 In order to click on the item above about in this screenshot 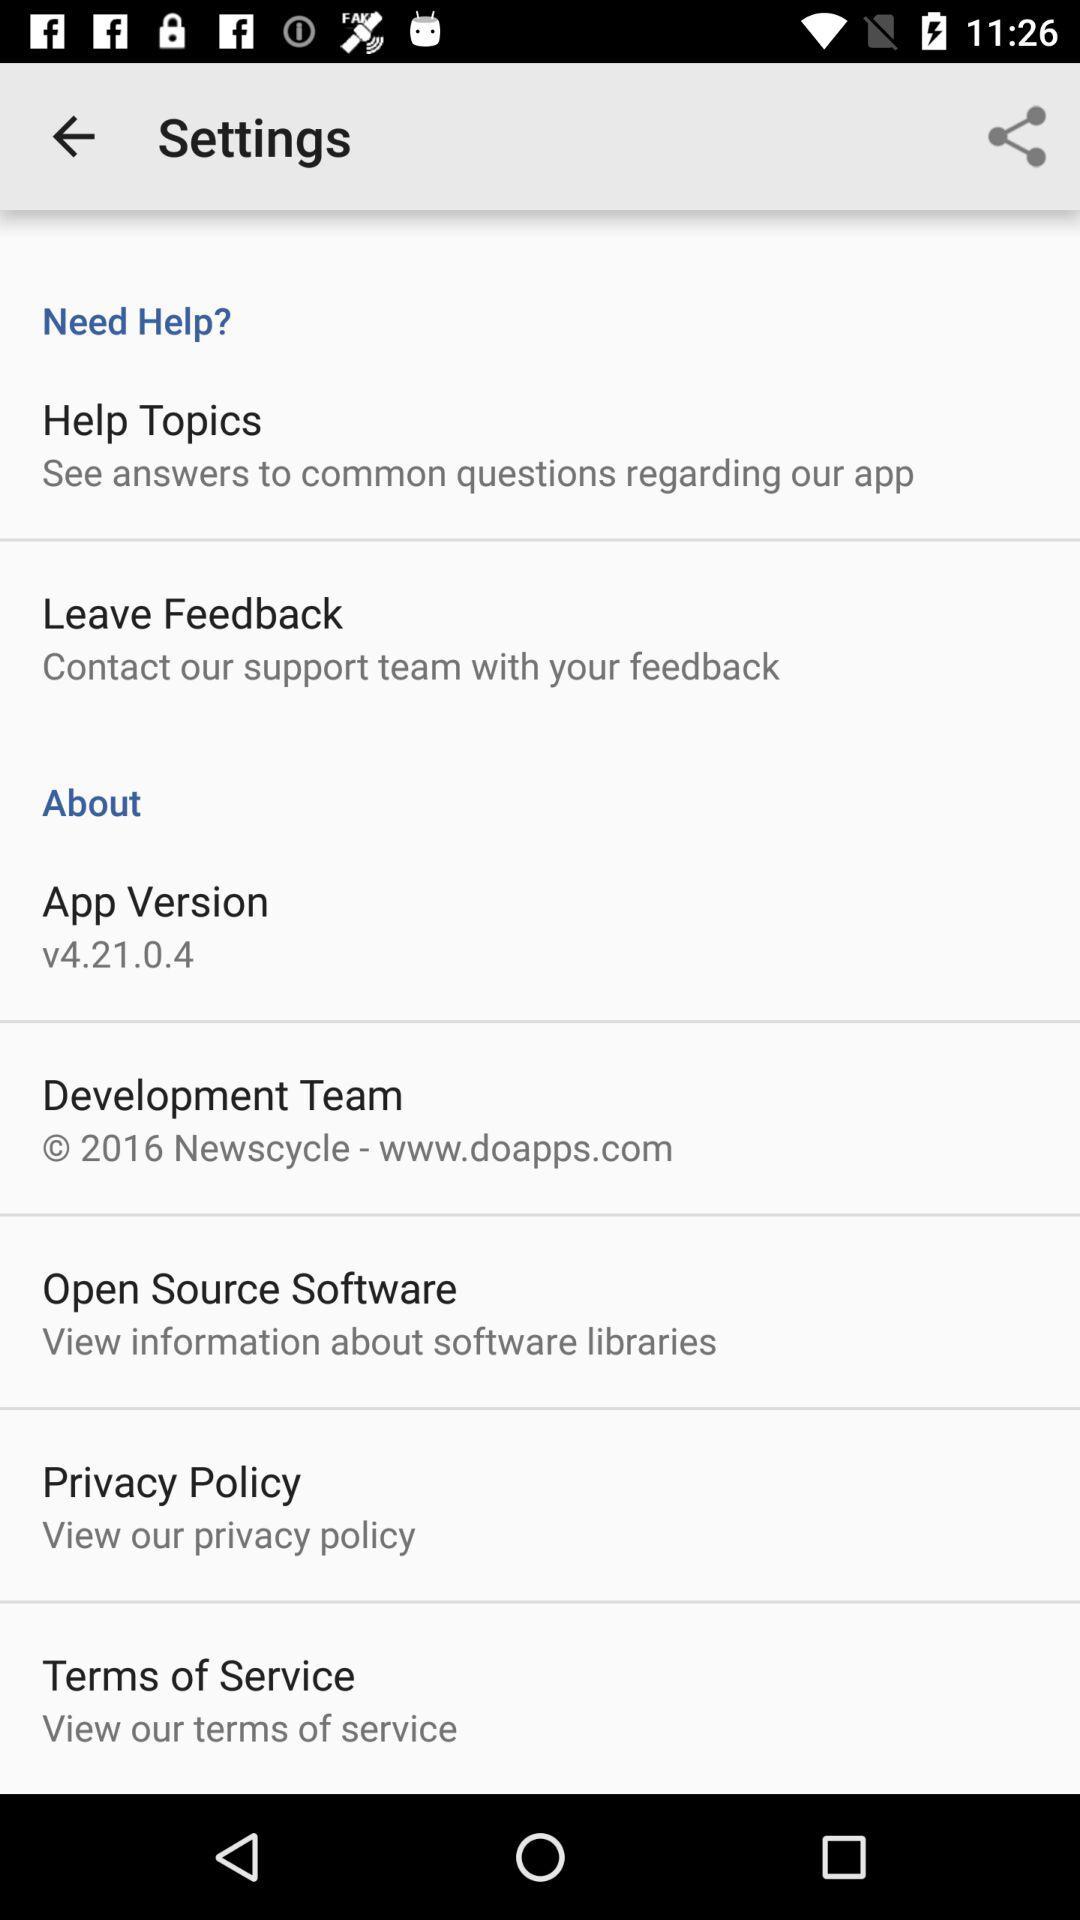, I will do `click(410, 665)`.